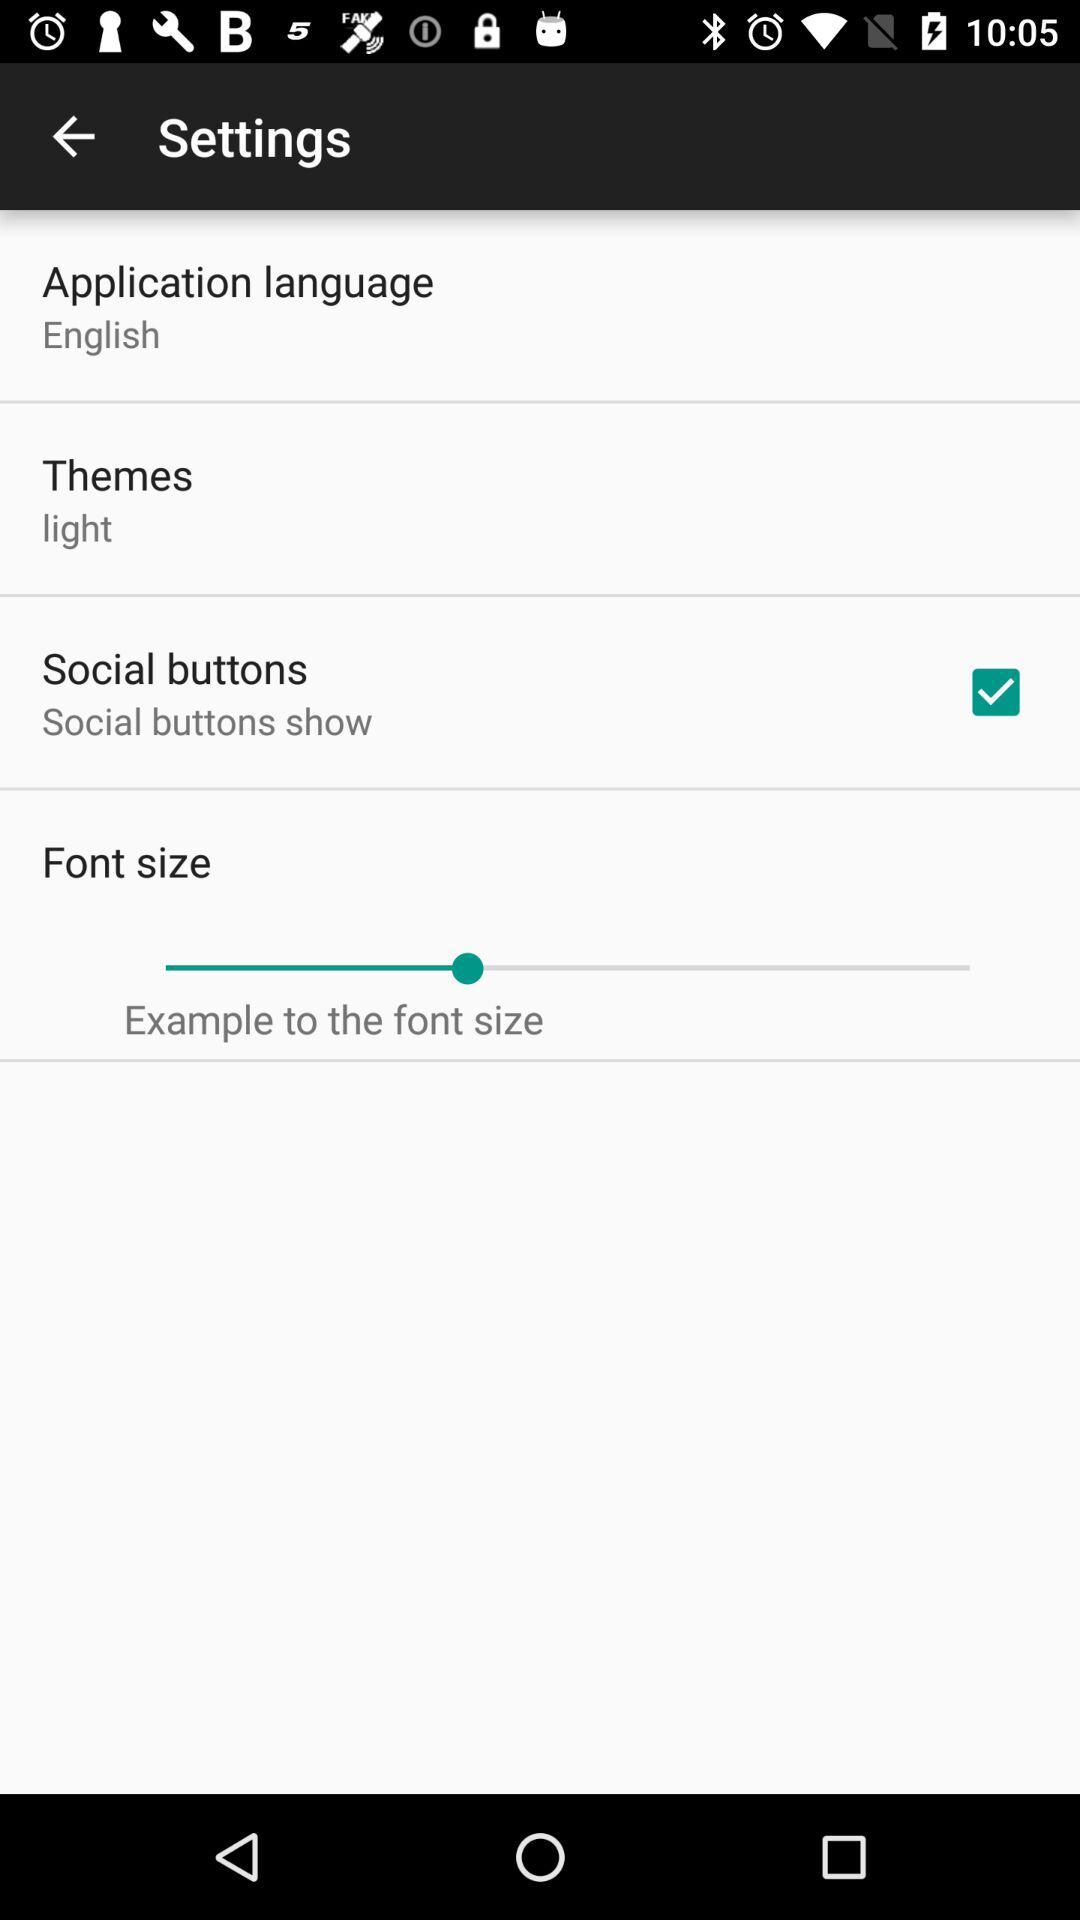 This screenshot has height=1920, width=1080. What do you see at coordinates (567, 968) in the screenshot?
I see `item at the center` at bounding box center [567, 968].